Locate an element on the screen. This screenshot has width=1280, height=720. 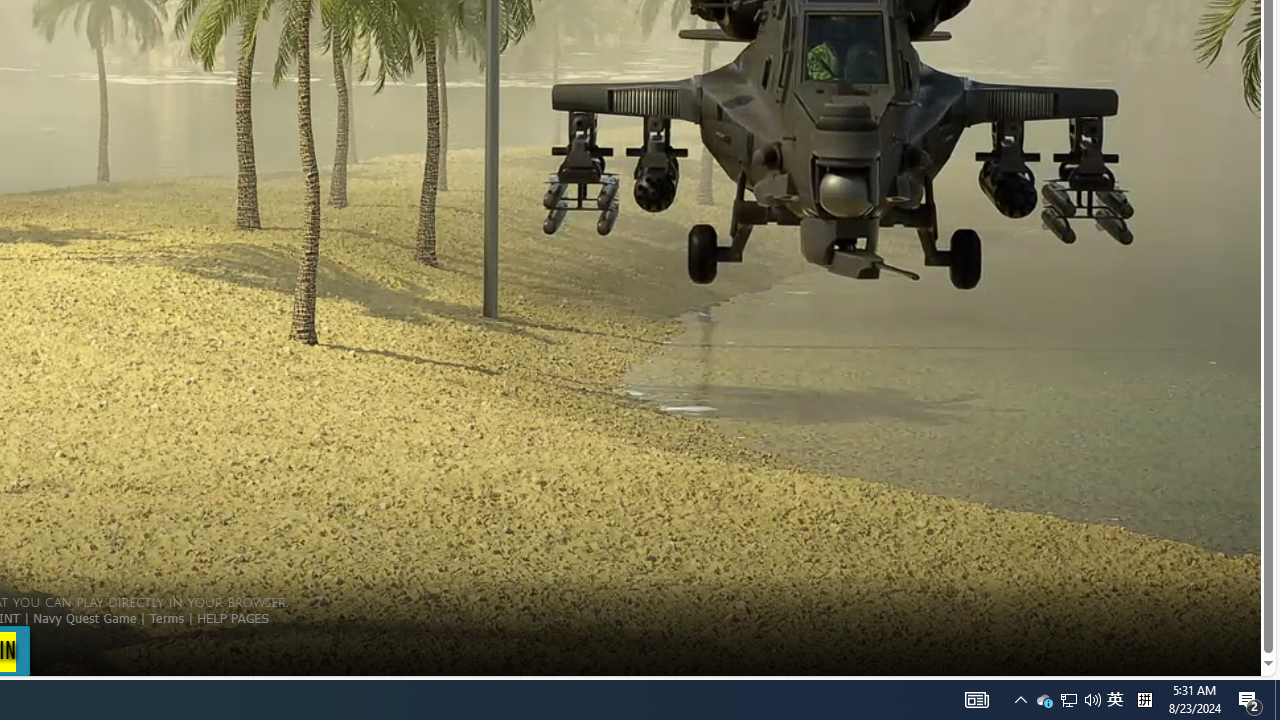
'Navy Quest Game' is located at coordinates (84, 616).